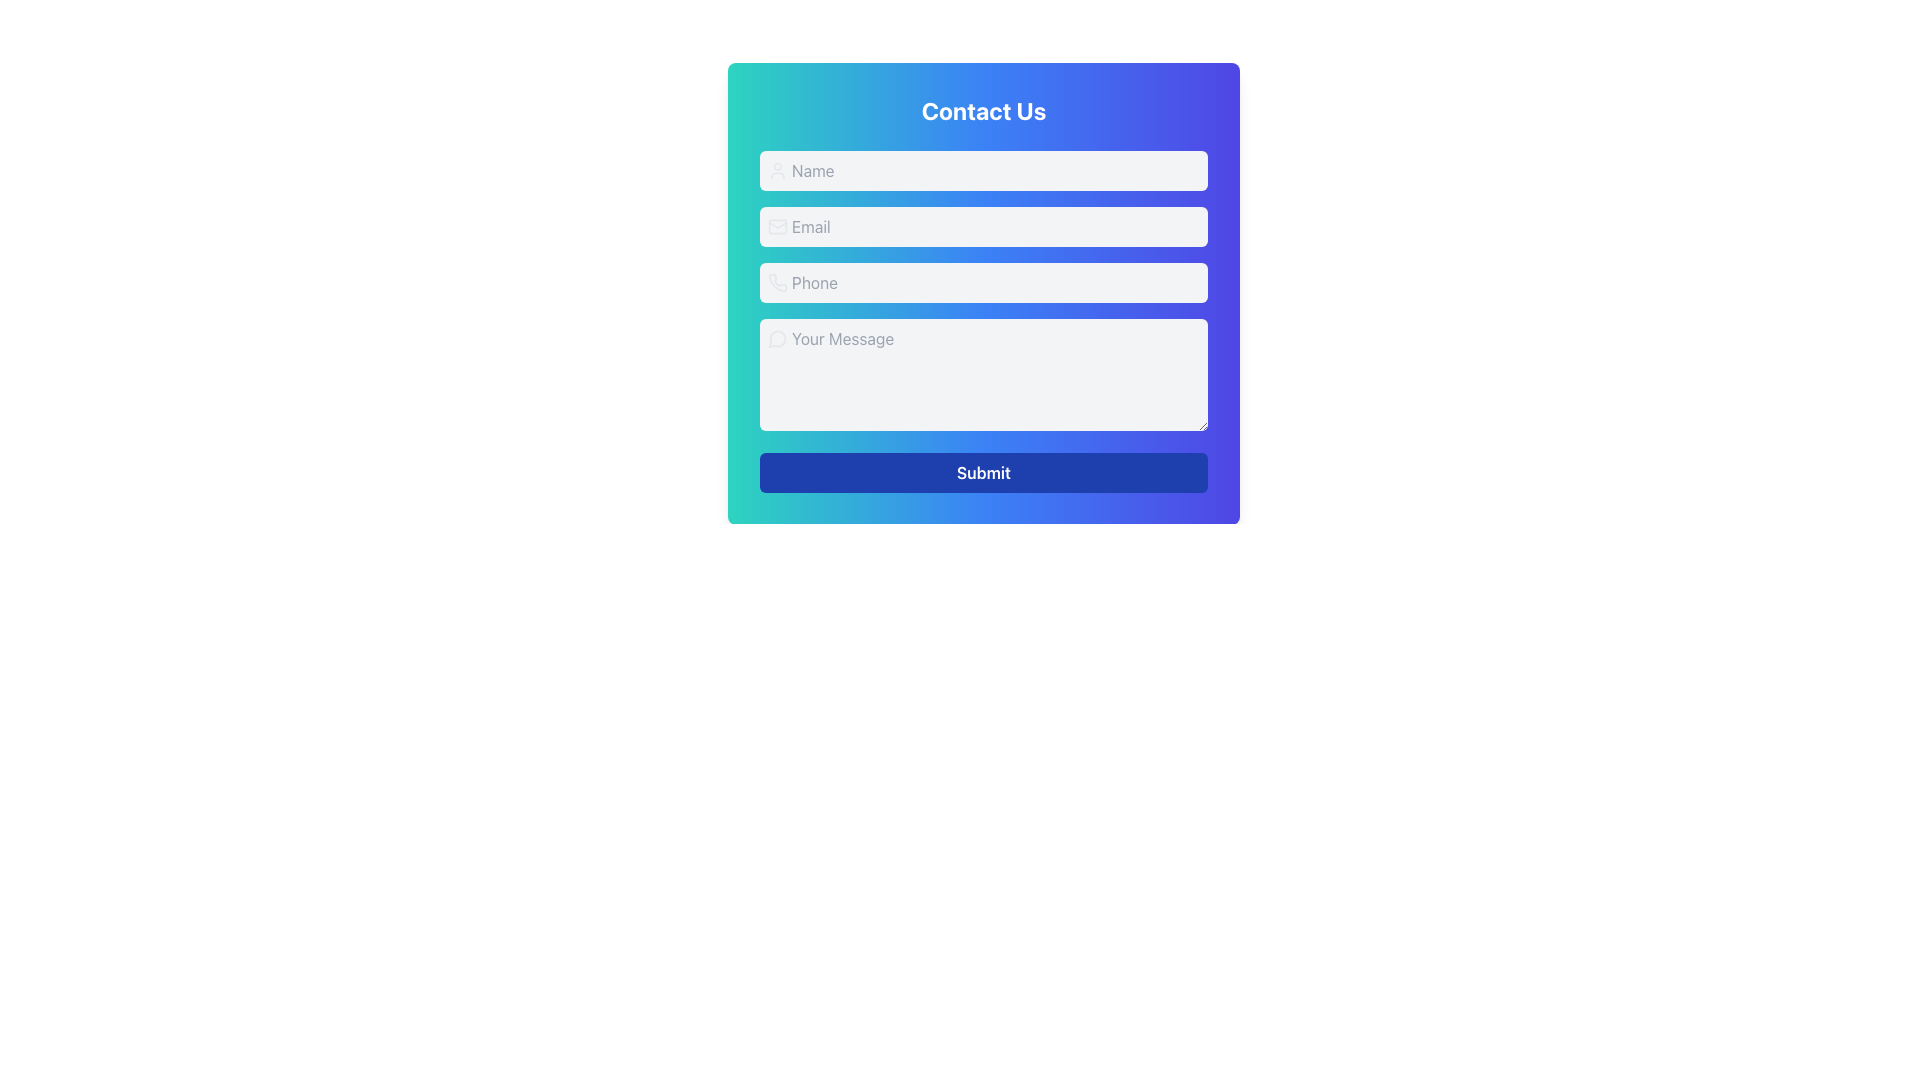  I want to click on the 'Contact Us' static text header, which is styled in bold, large font and centered at the top of the form panel, so click(983, 111).